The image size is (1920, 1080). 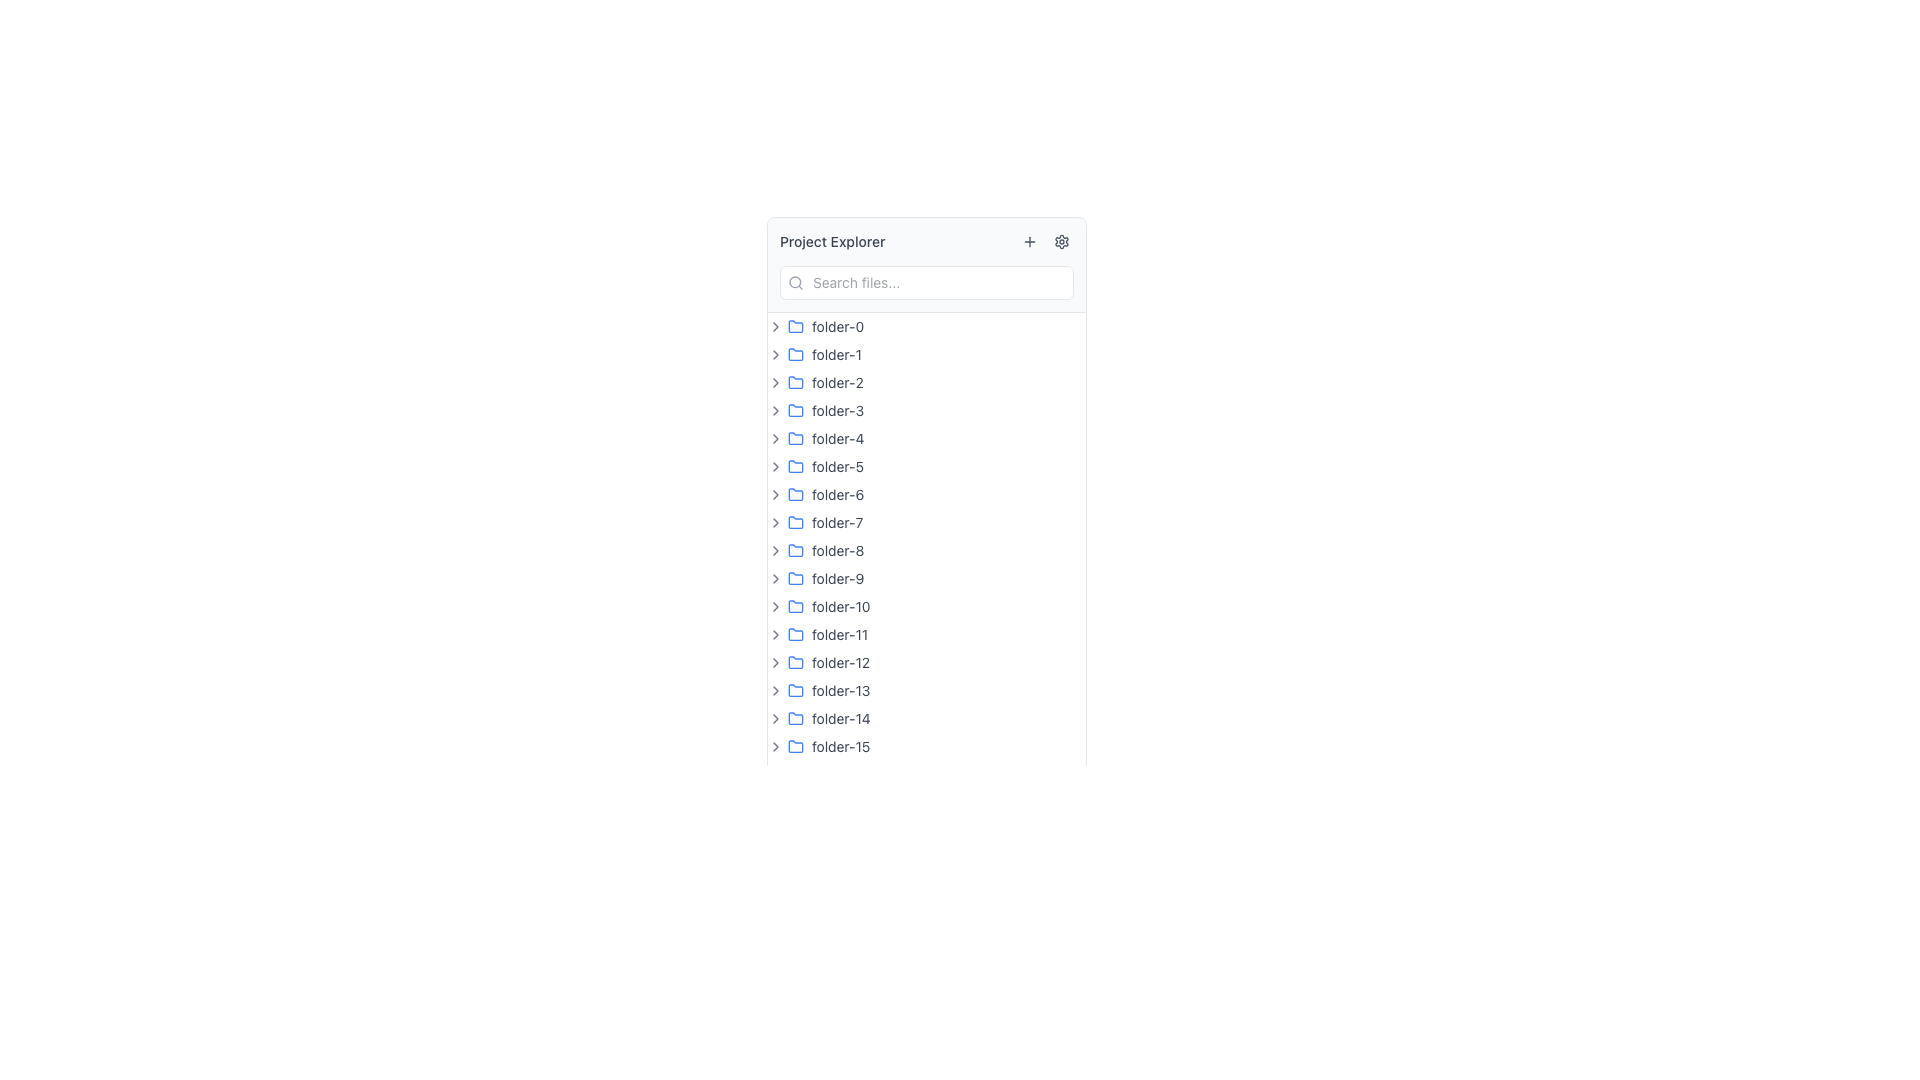 What do you see at coordinates (795, 353) in the screenshot?
I see `the blue folder icon located next to the text 'folder-1', which is the second element from the left within the project explorer` at bounding box center [795, 353].